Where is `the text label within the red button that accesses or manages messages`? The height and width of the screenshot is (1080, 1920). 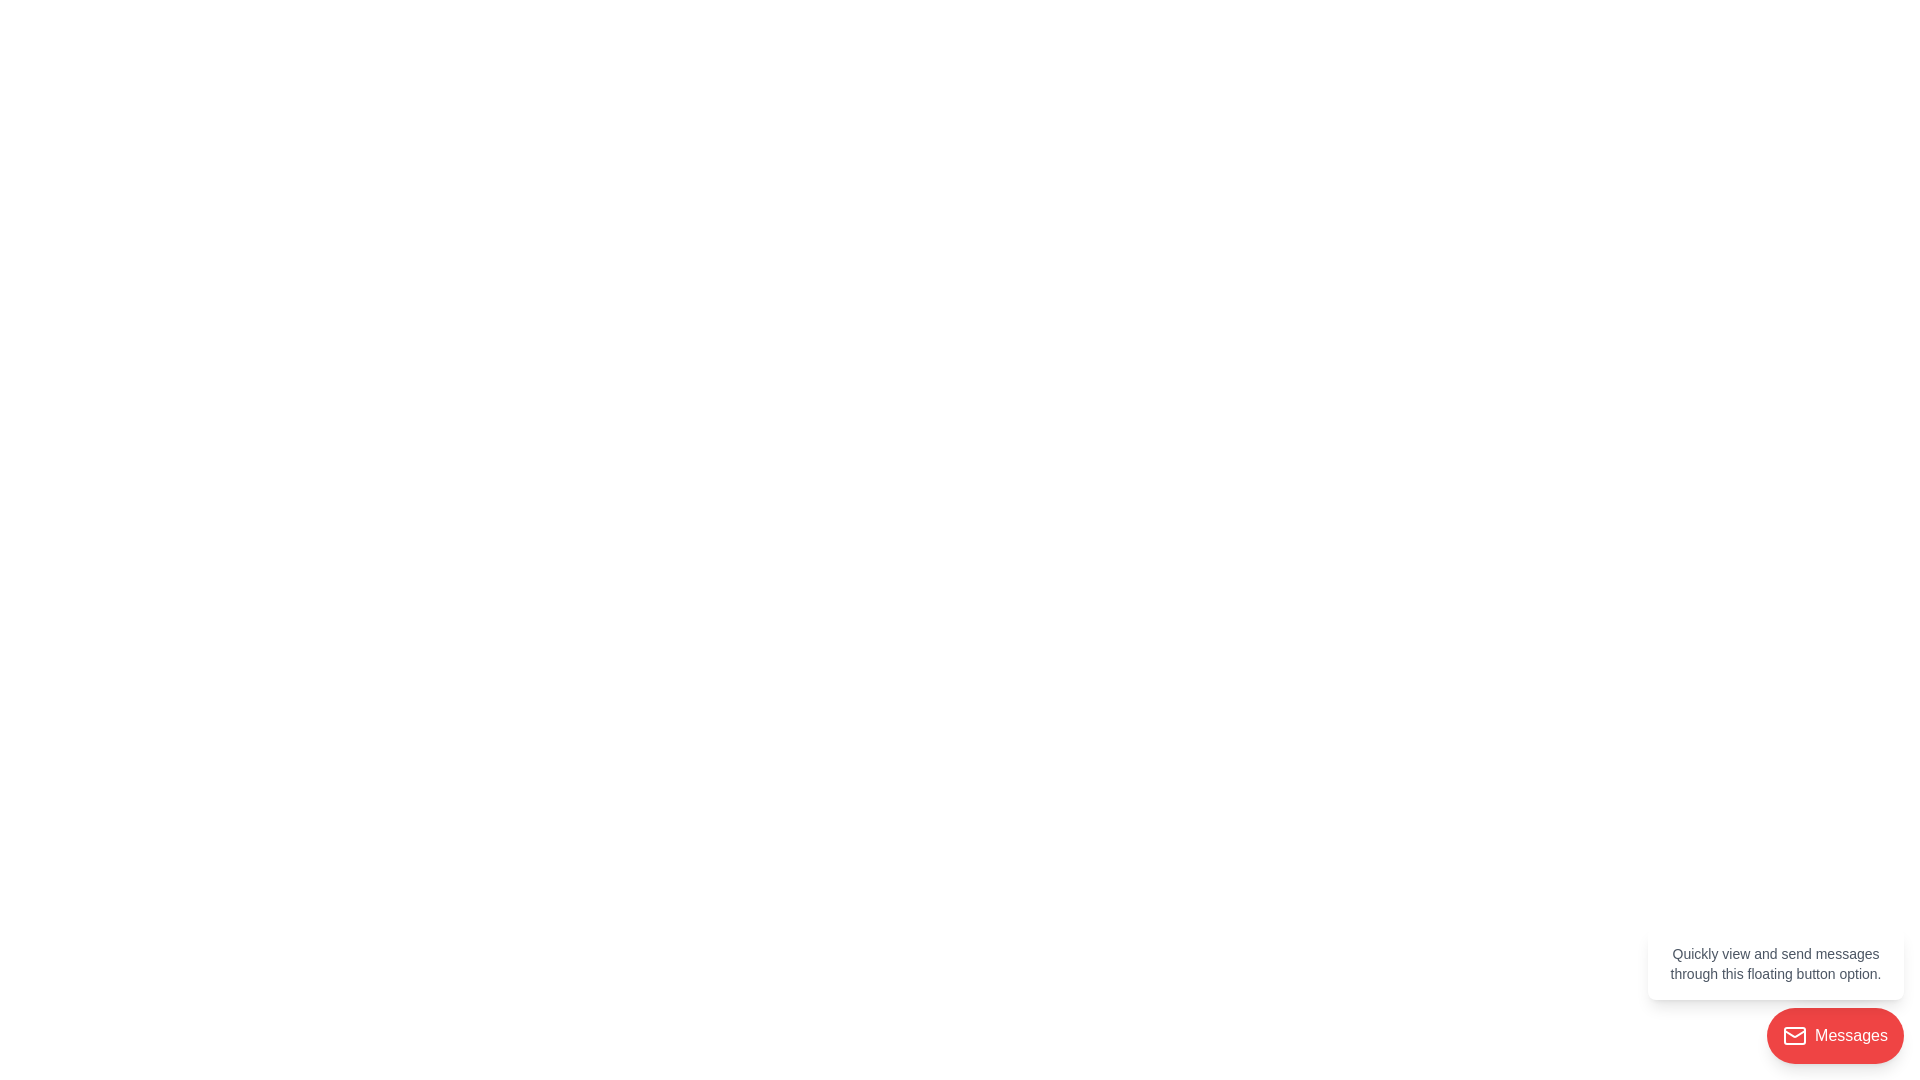 the text label within the red button that accesses or manages messages is located at coordinates (1850, 1035).